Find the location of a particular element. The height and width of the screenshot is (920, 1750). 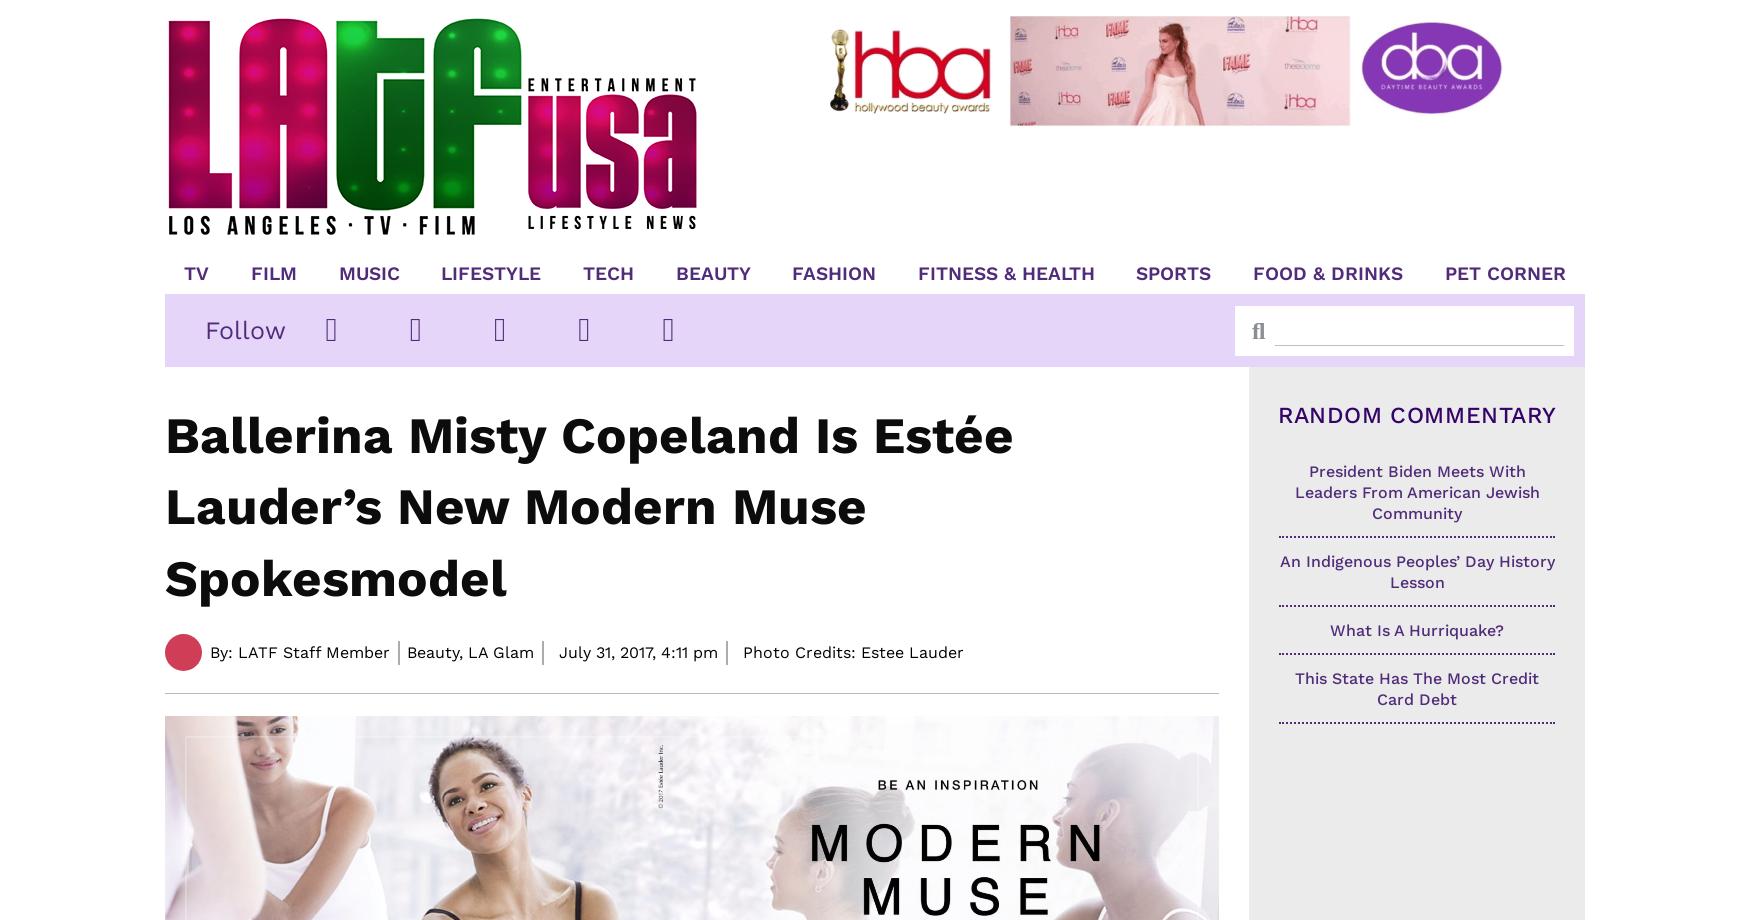

'Follow' is located at coordinates (204, 329).